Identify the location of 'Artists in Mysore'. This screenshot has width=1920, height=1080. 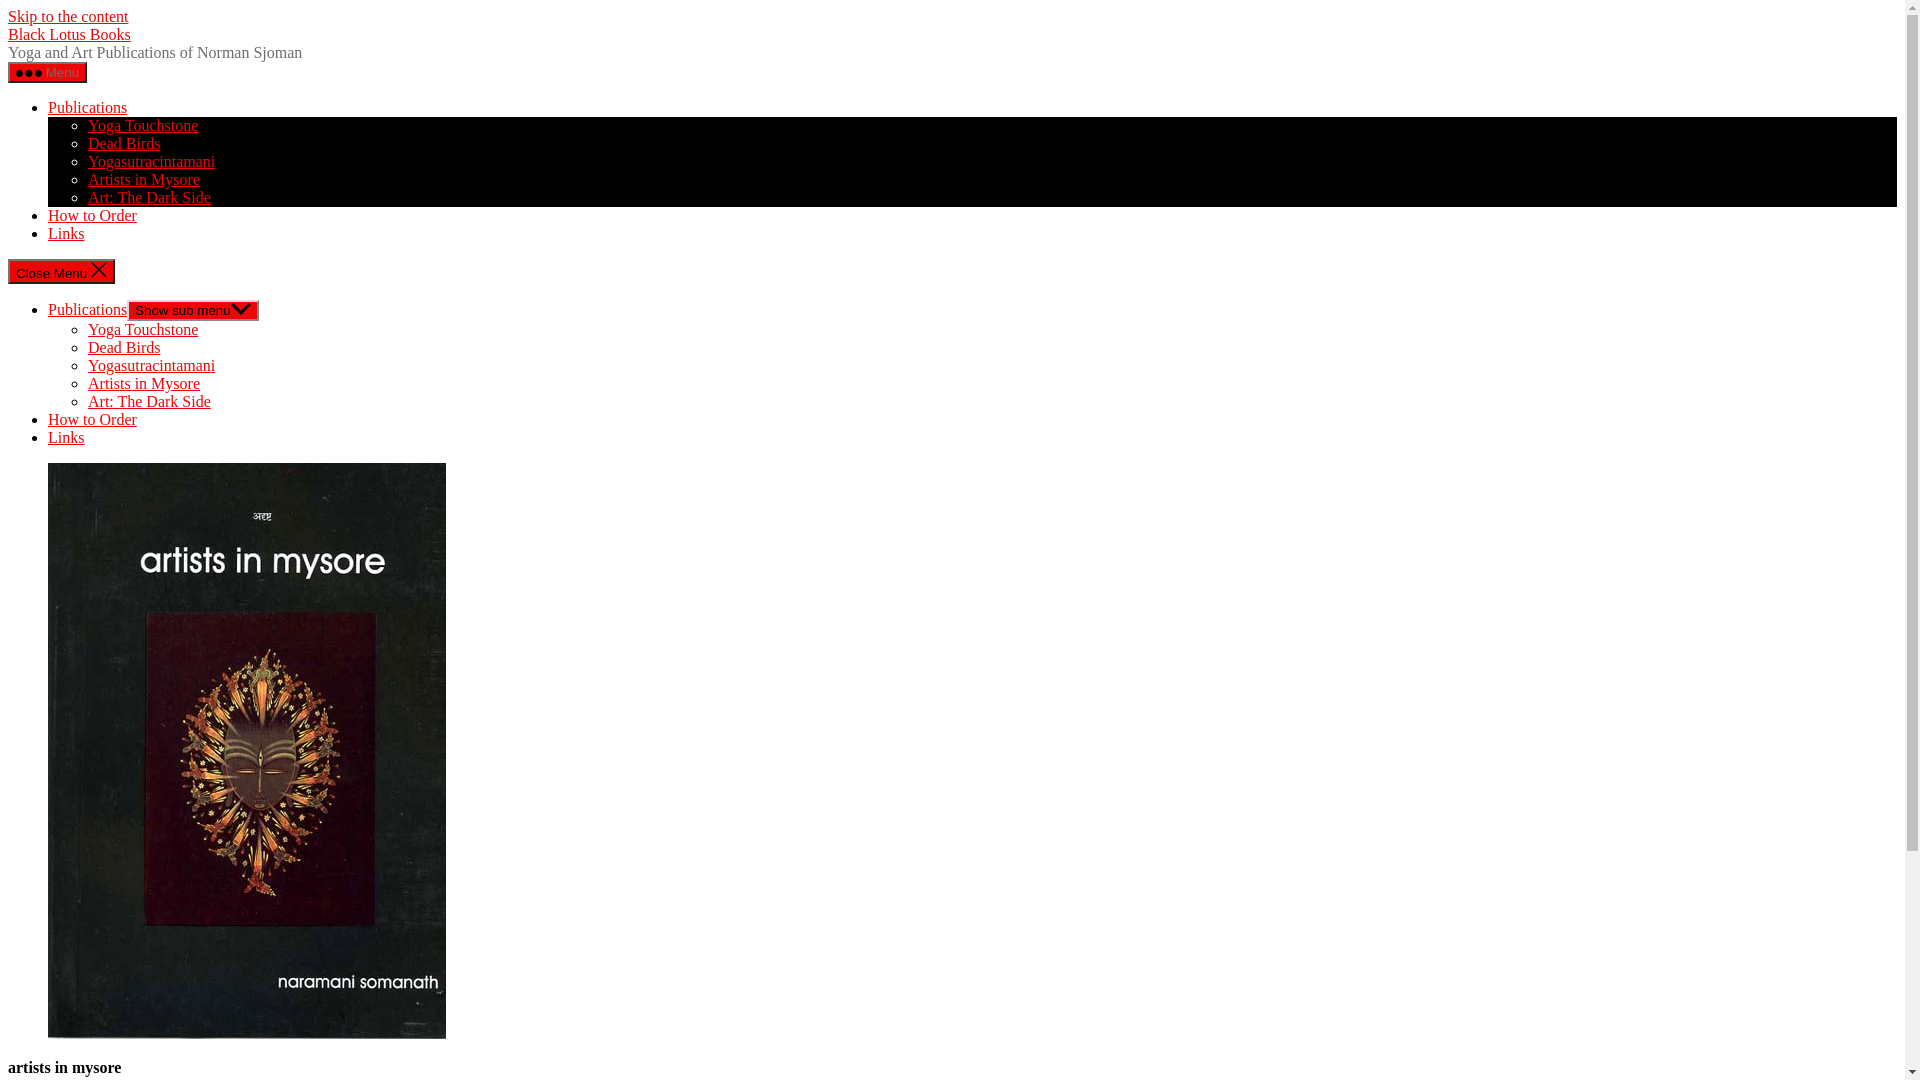
(143, 178).